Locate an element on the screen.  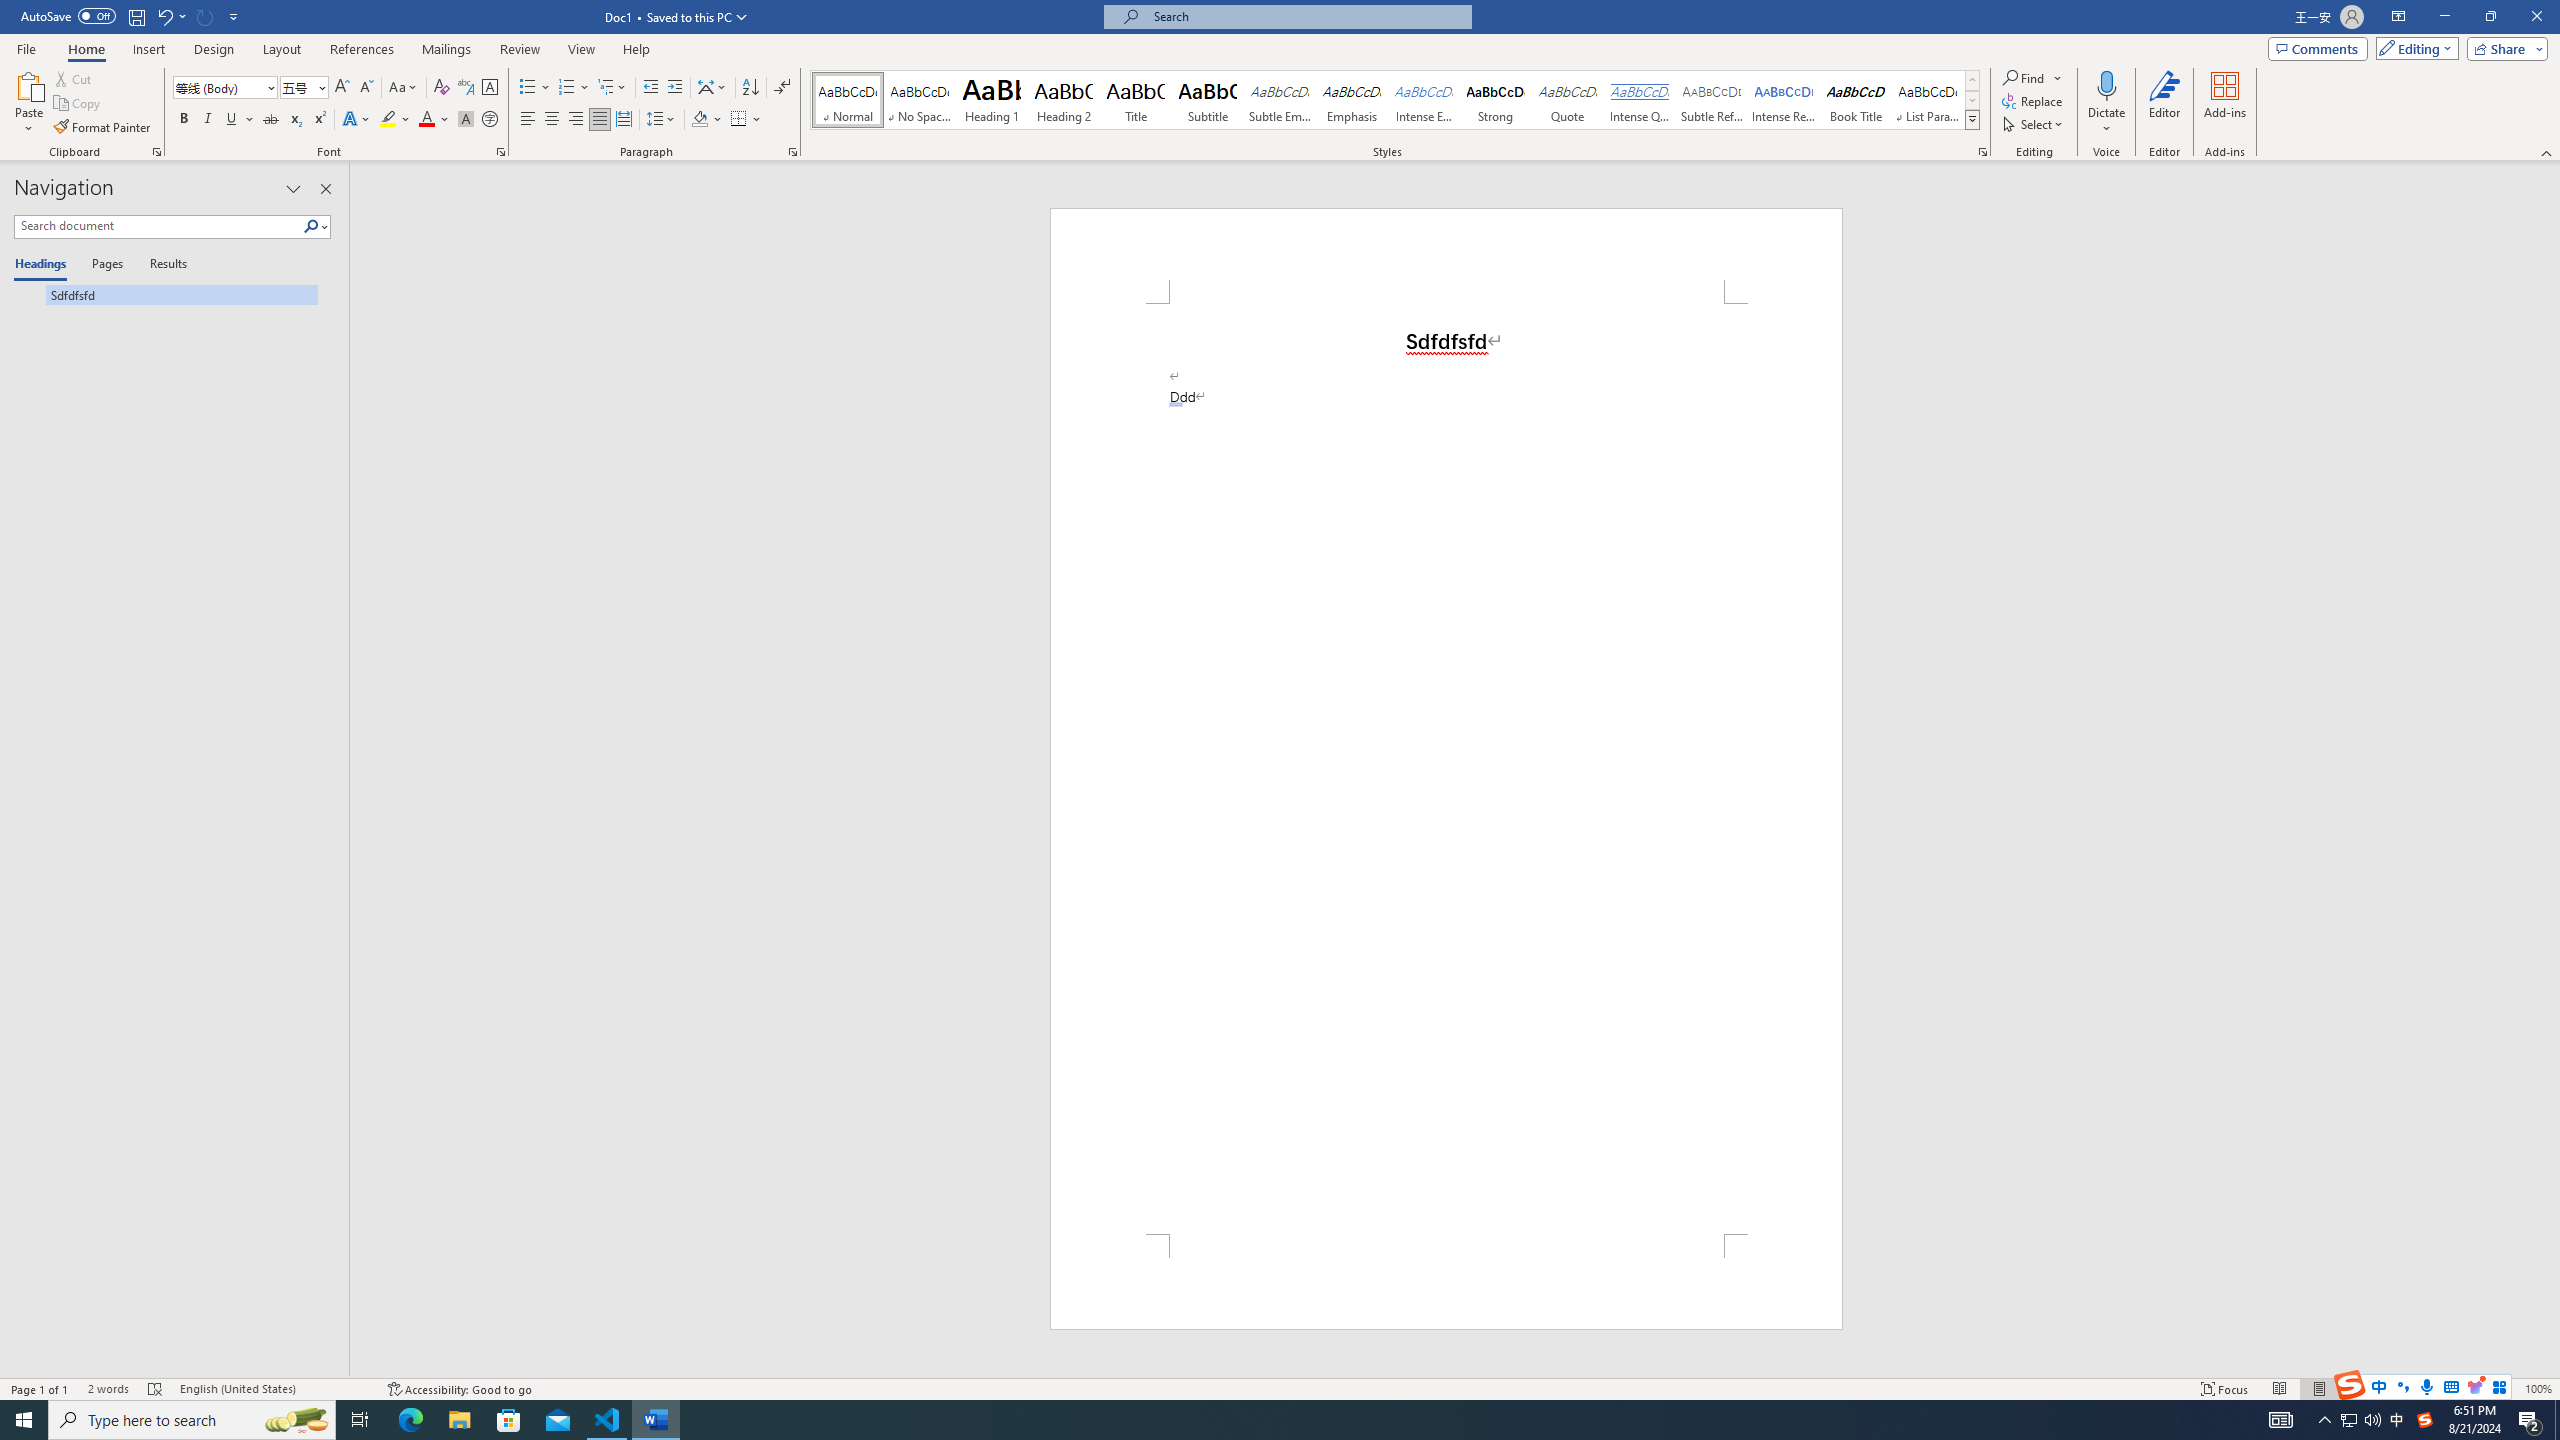
'Italic' is located at coordinates (207, 118).